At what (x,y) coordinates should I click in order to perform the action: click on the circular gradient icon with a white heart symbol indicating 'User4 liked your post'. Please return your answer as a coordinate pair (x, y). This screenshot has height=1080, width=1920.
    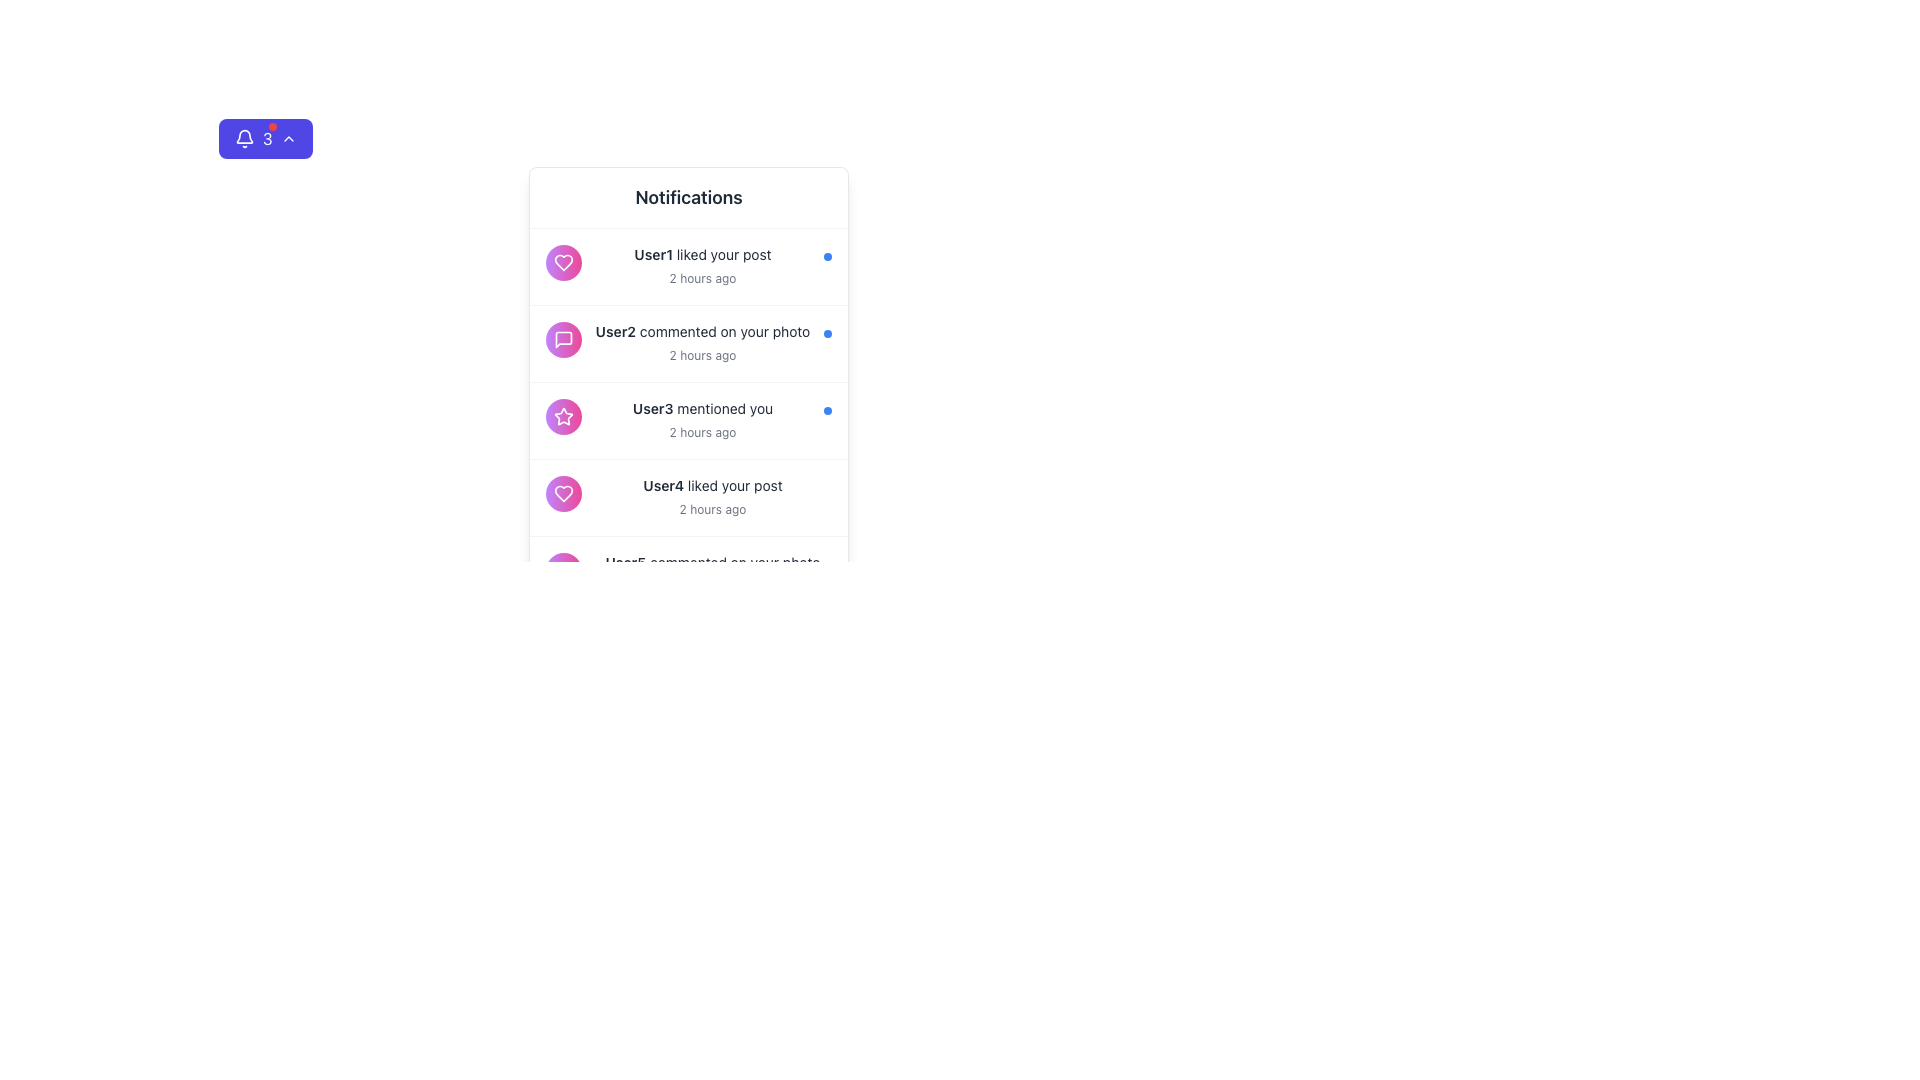
    Looking at the image, I should click on (563, 493).